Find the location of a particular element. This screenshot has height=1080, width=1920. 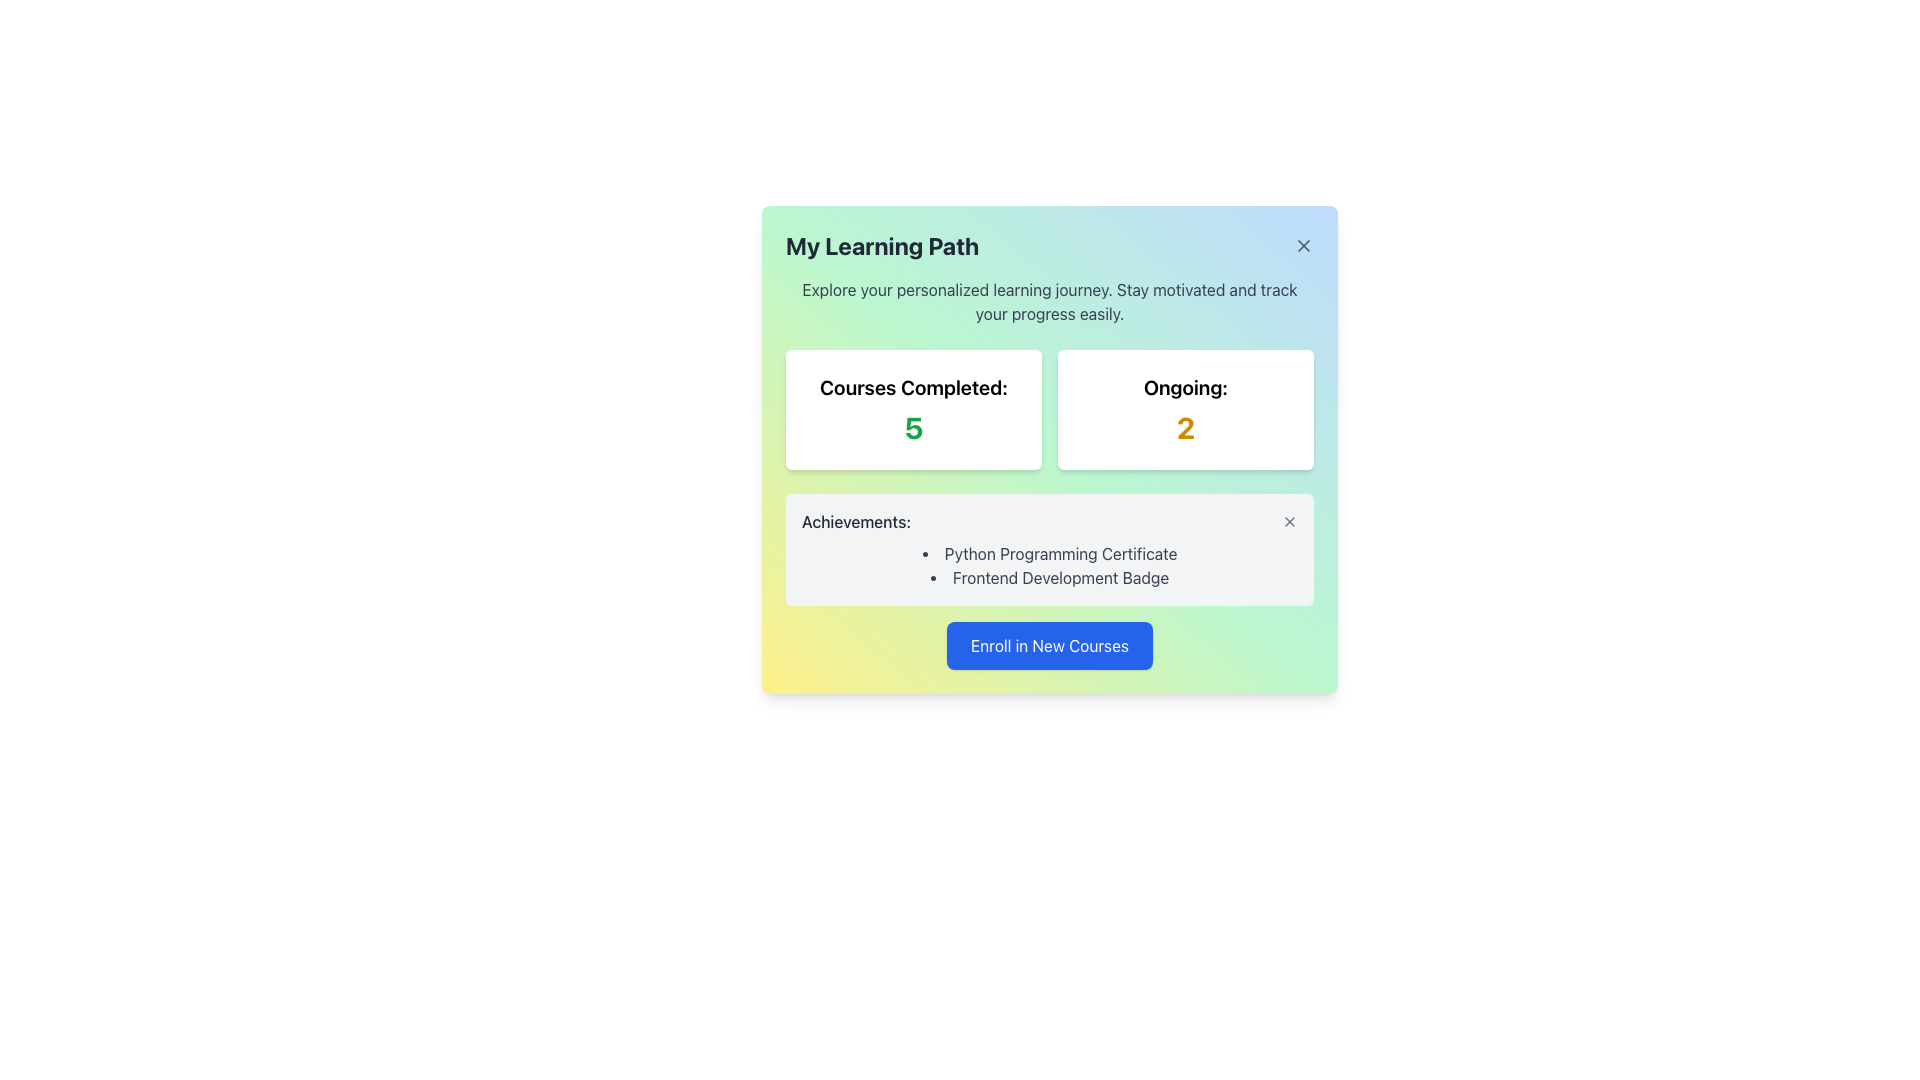

the Text Label that serves as a header or title for the current section, indicating the focus of the content below is located at coordinates (881, 245).